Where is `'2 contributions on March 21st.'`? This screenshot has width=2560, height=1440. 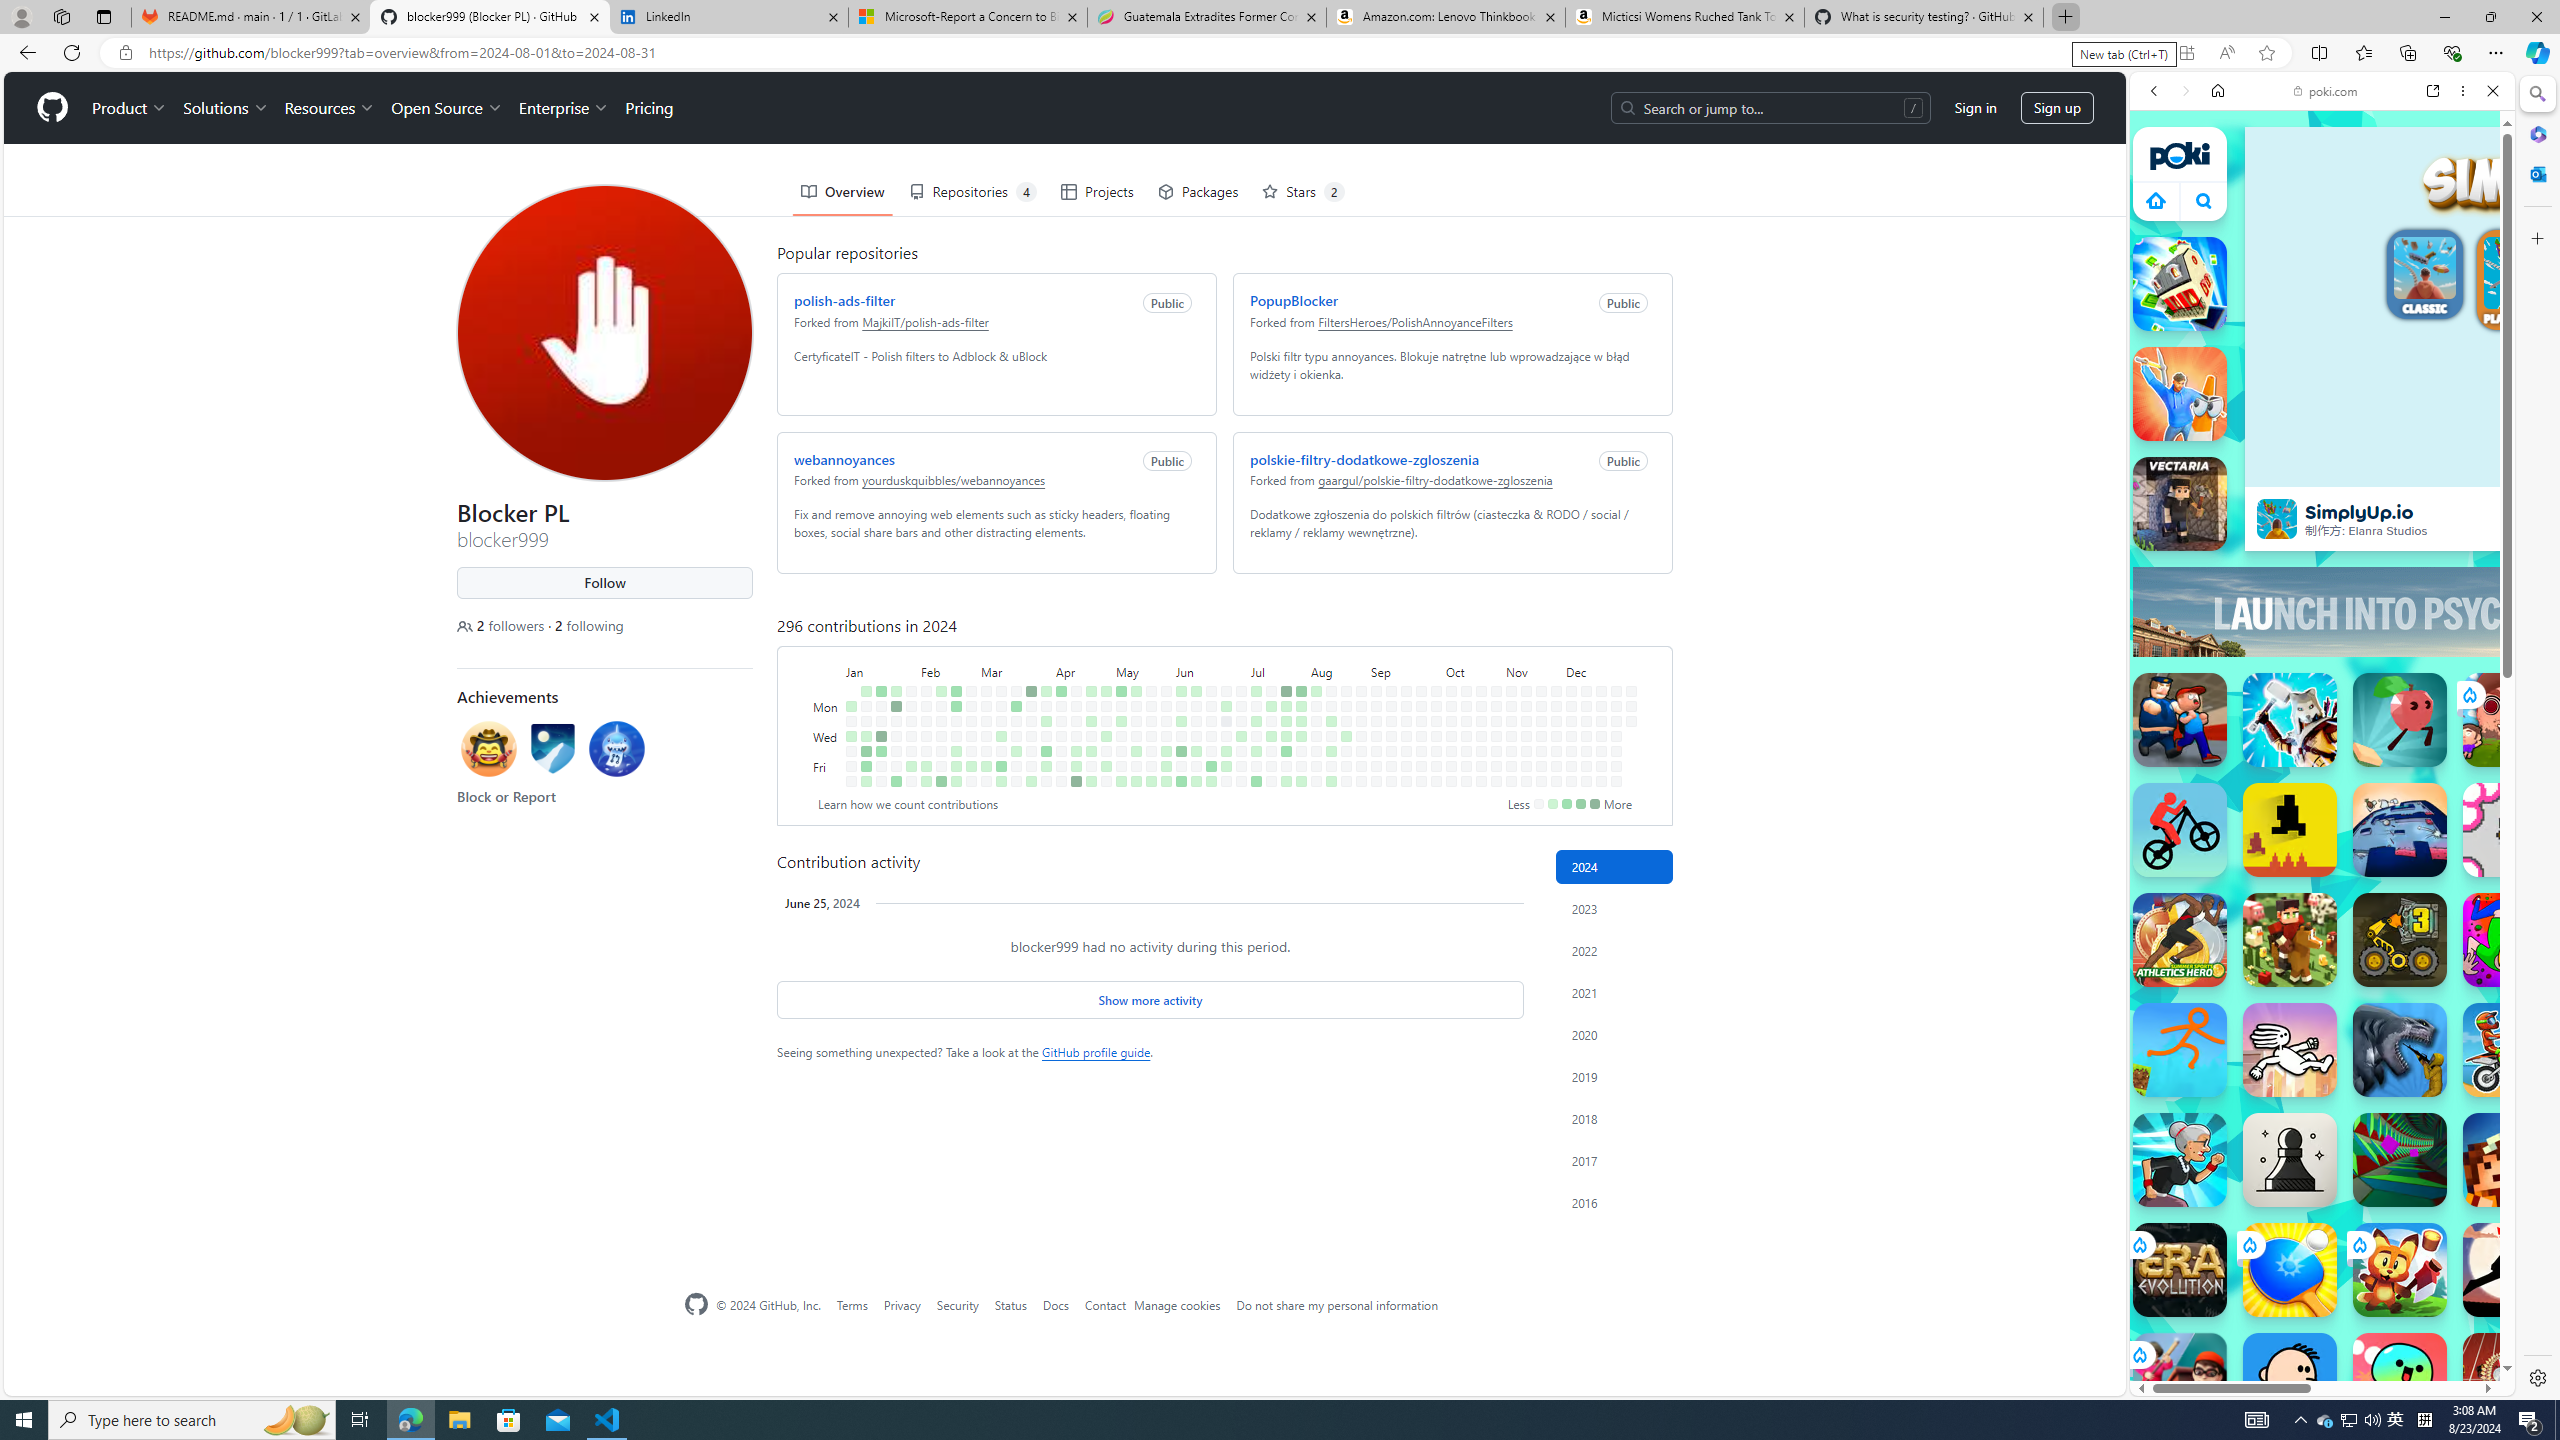 '2 contributions on March 21st.' is located at coordinates (1015, 750).